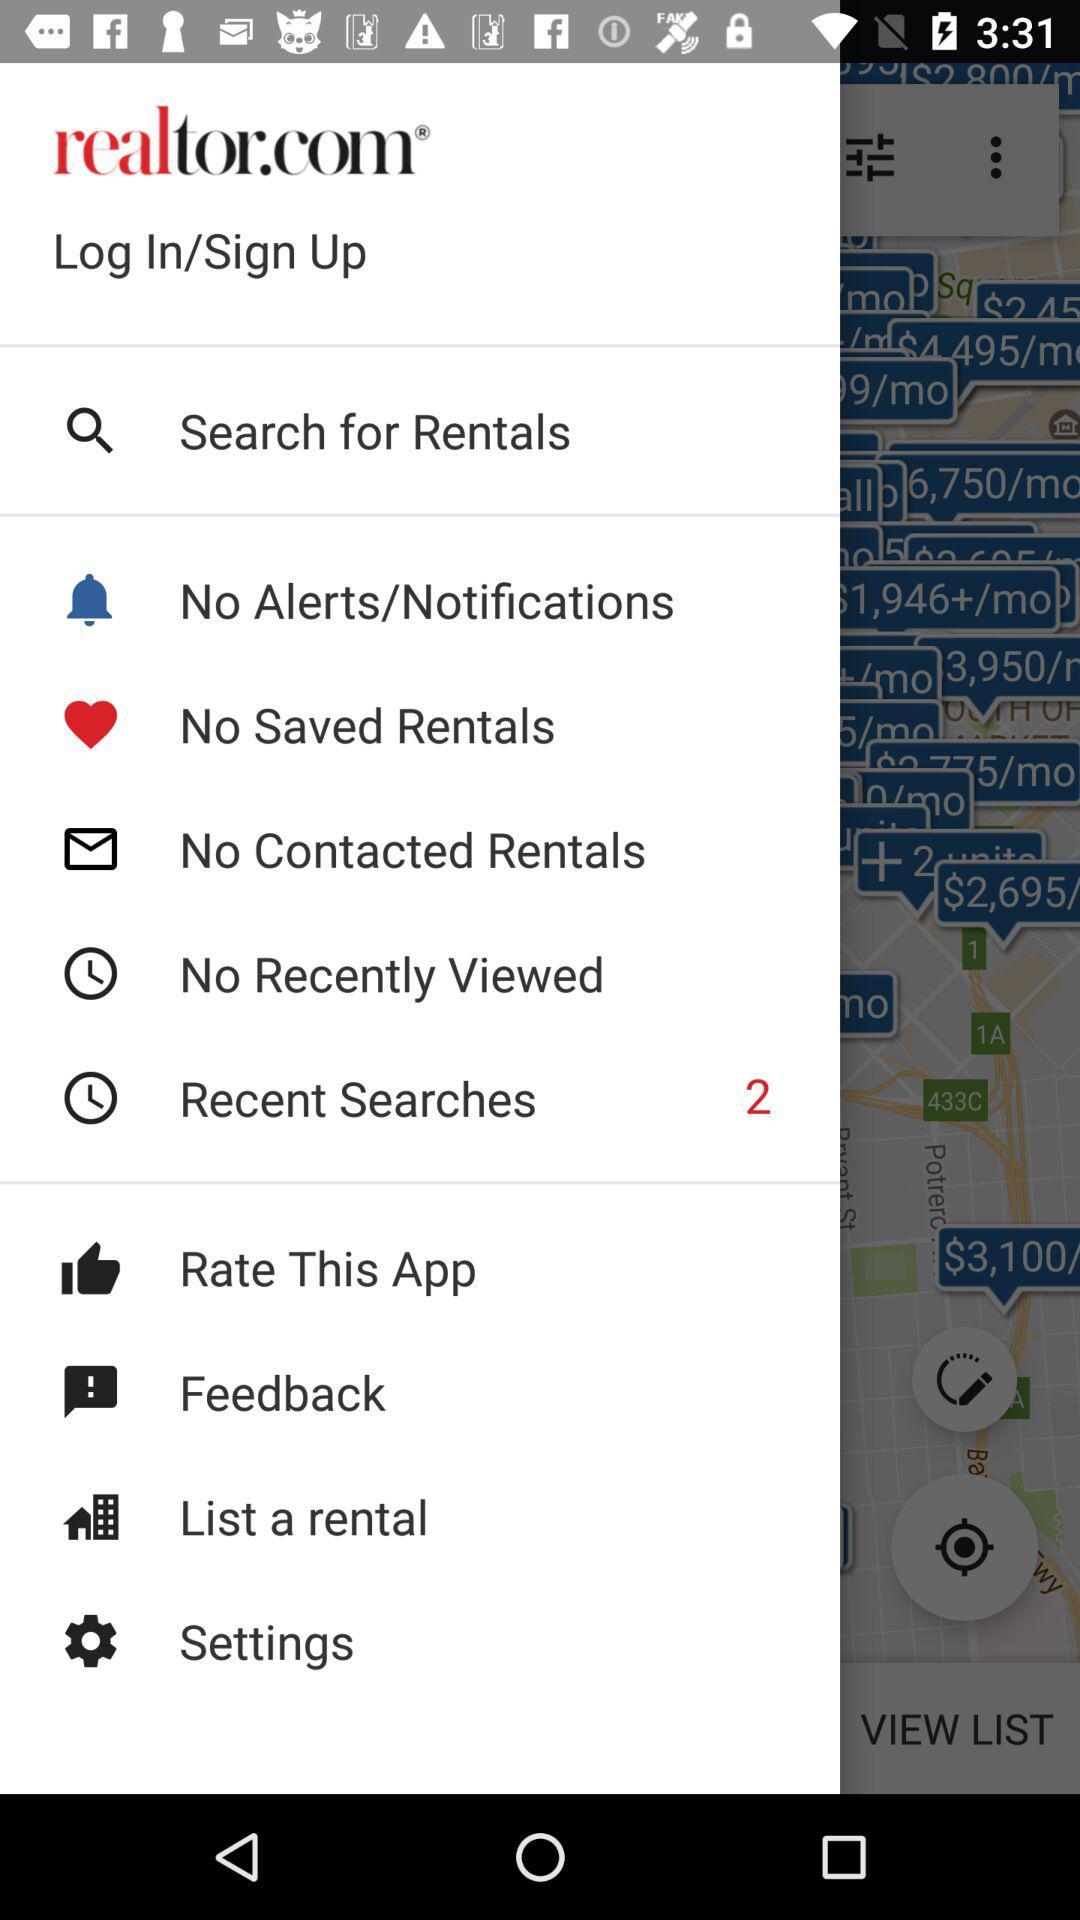  What do you see at coordinates (963, 1378) in the screenshot?
I see `the edit icon` at bounding box center [963, 1378].